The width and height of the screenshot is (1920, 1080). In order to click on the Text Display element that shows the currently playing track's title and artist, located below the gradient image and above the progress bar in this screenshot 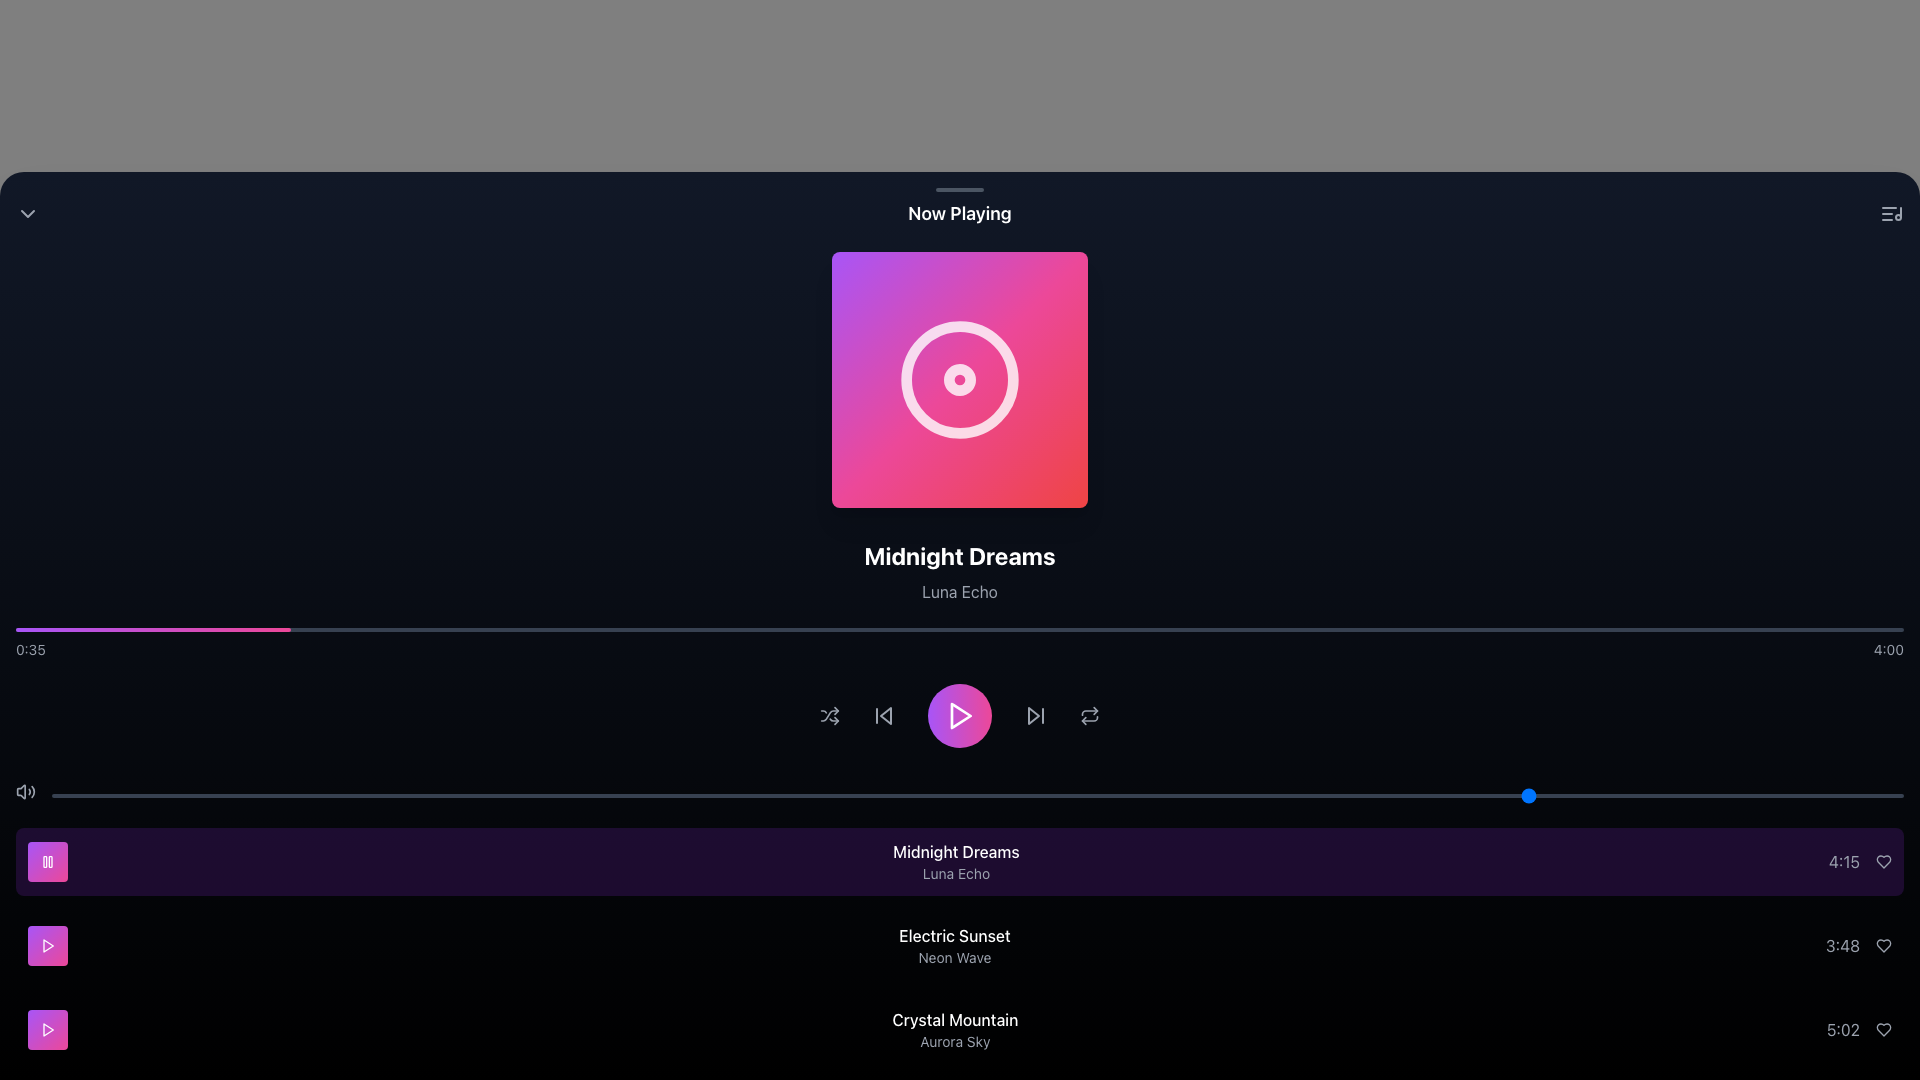, I will do `click(960, 571)`.